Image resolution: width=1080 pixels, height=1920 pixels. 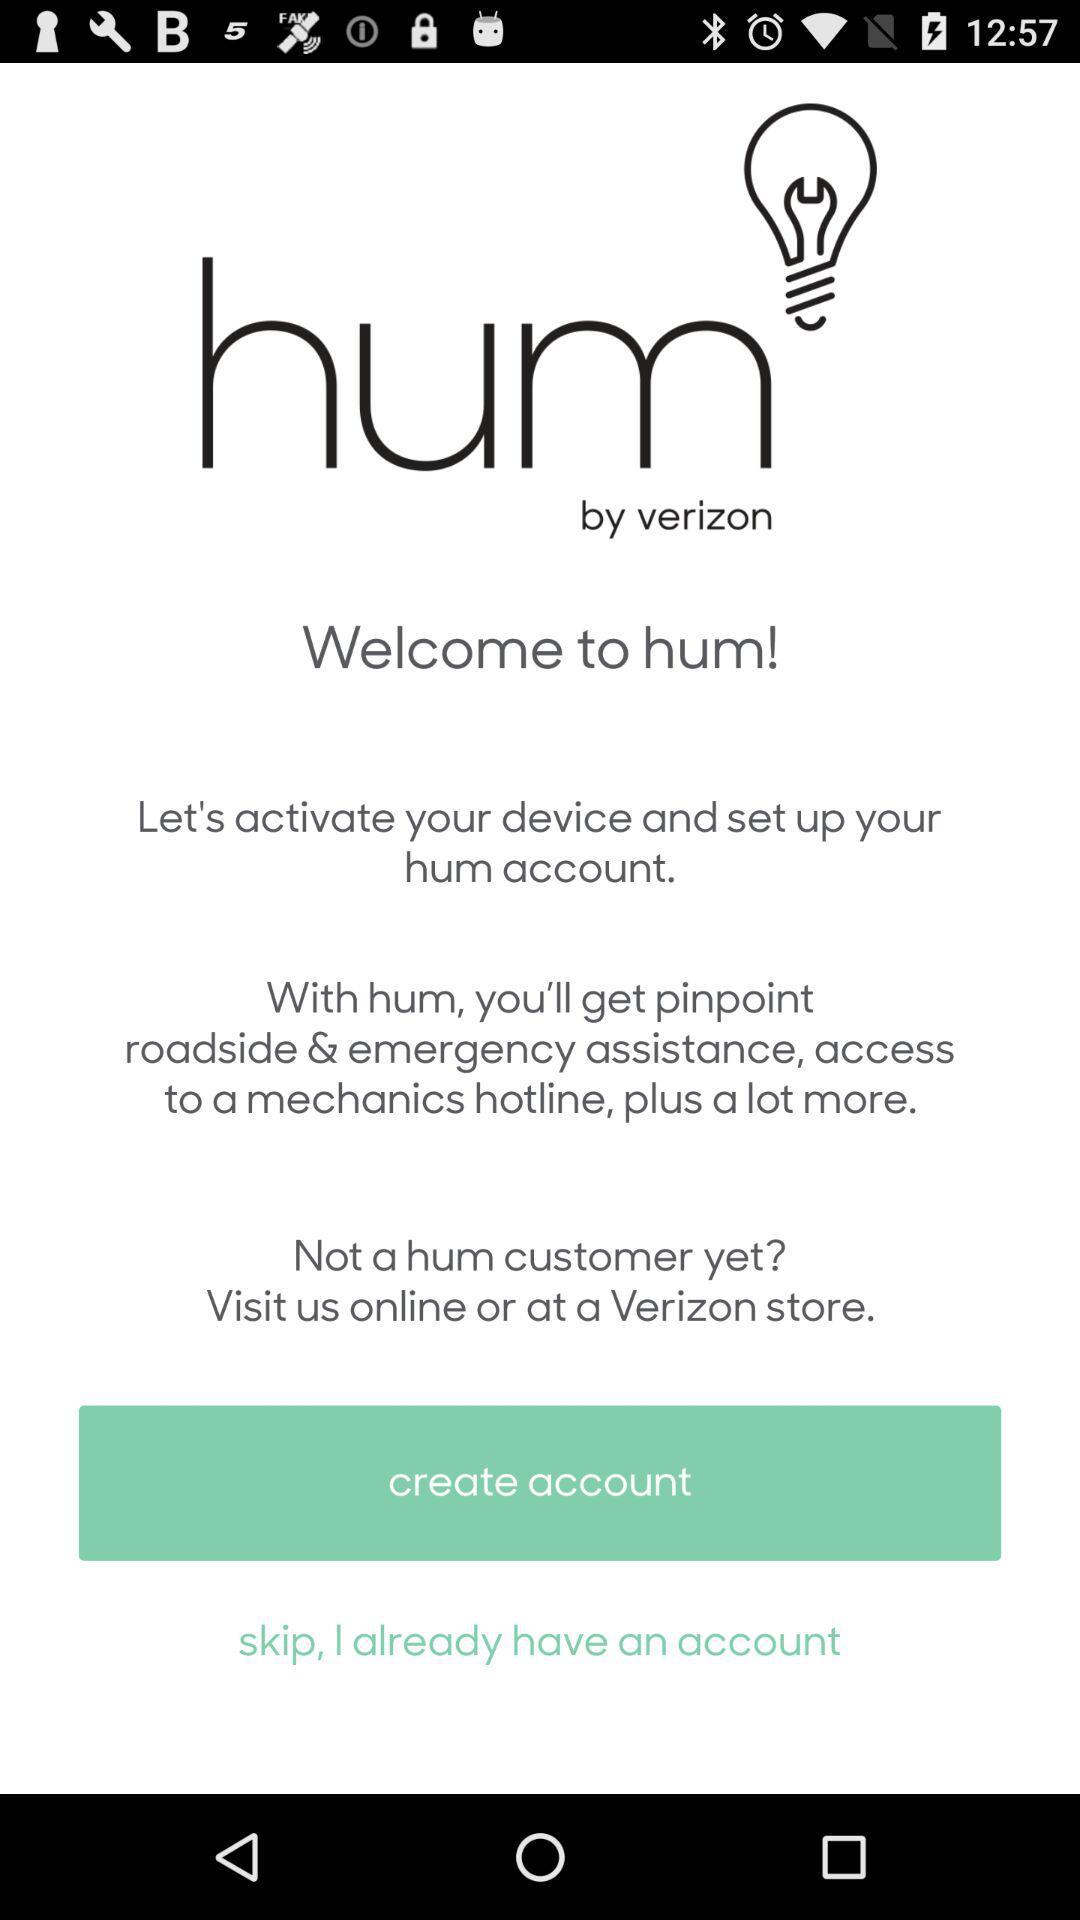 I want to click on create account icon, so click(x=540, y=1483).